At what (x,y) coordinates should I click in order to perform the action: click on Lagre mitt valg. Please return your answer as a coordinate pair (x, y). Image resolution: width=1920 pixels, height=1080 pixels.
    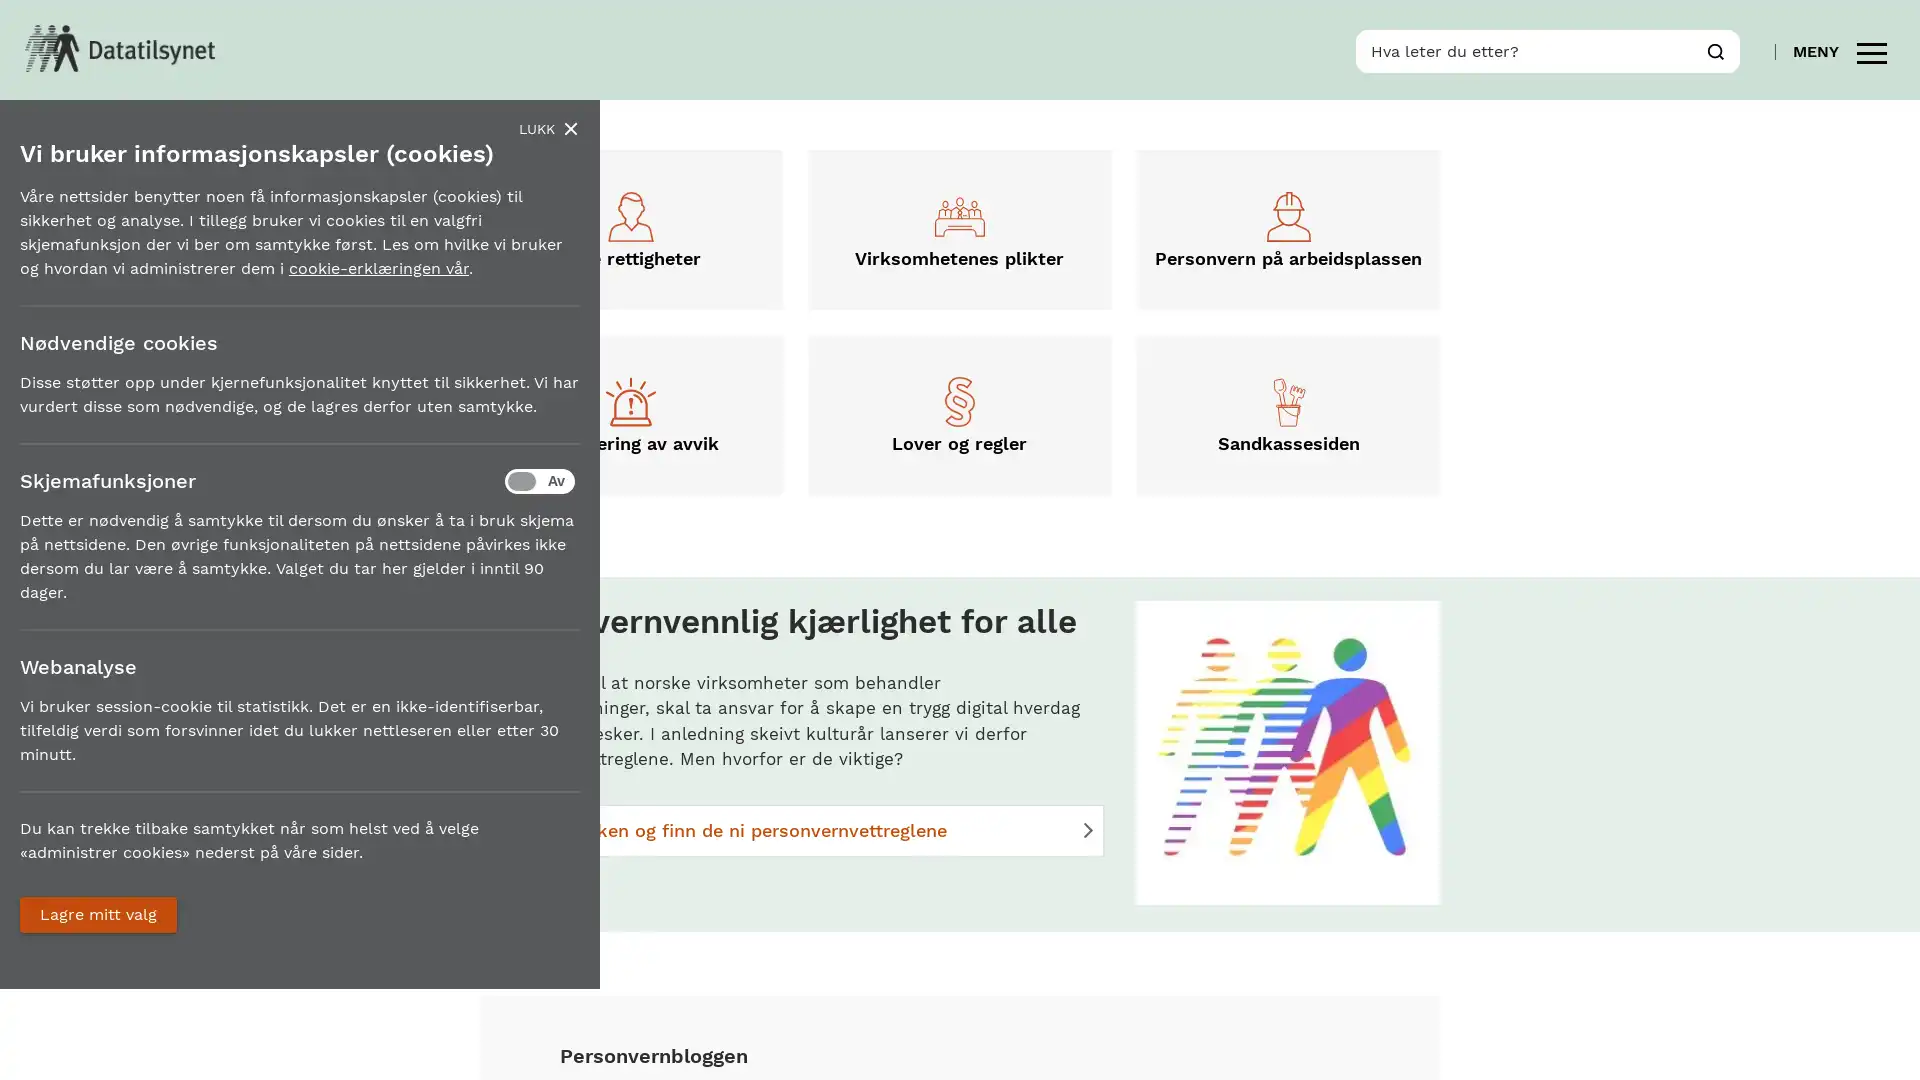
    Looking at the image, I should click on (97, 914).